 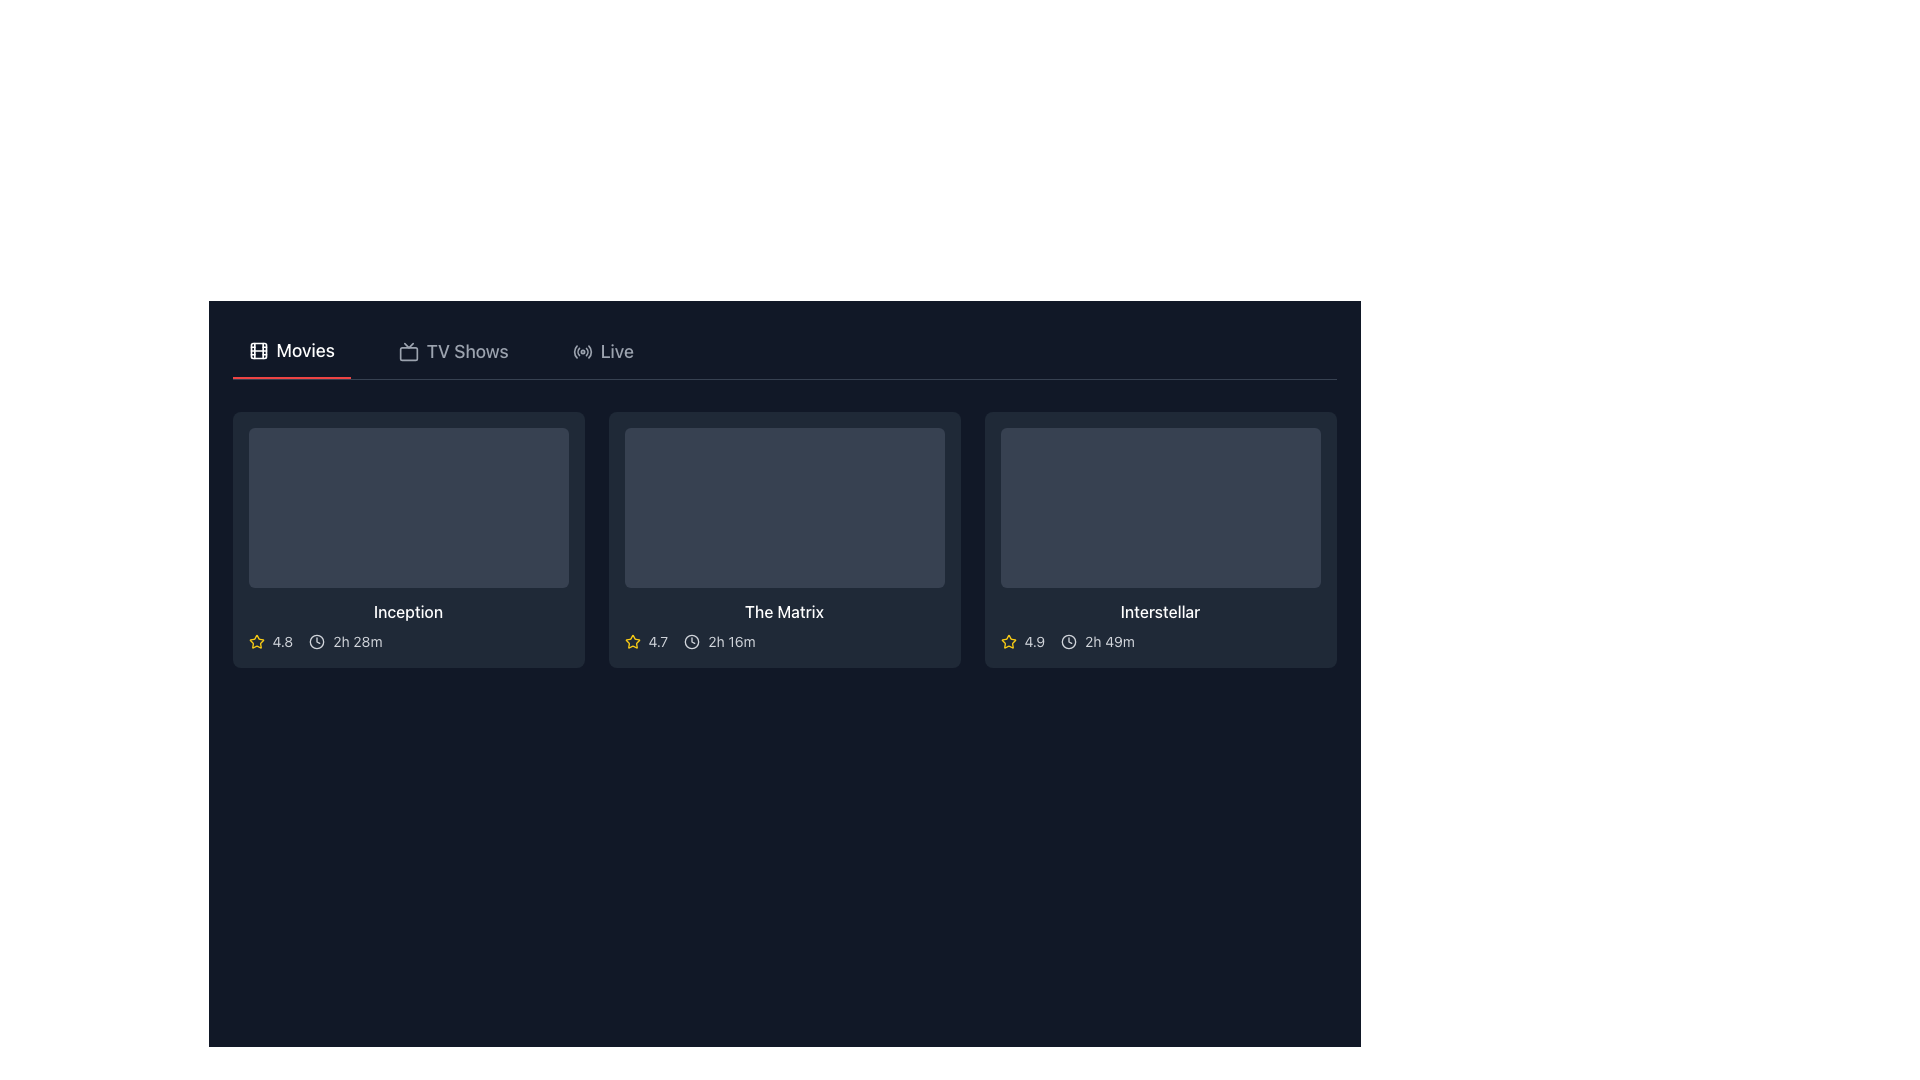 I want to click on the text label displaying the title 'Inception', which is styled in white font and positioned below the movie cover and above the movie's rating and duration, so click(x=407, y=611).